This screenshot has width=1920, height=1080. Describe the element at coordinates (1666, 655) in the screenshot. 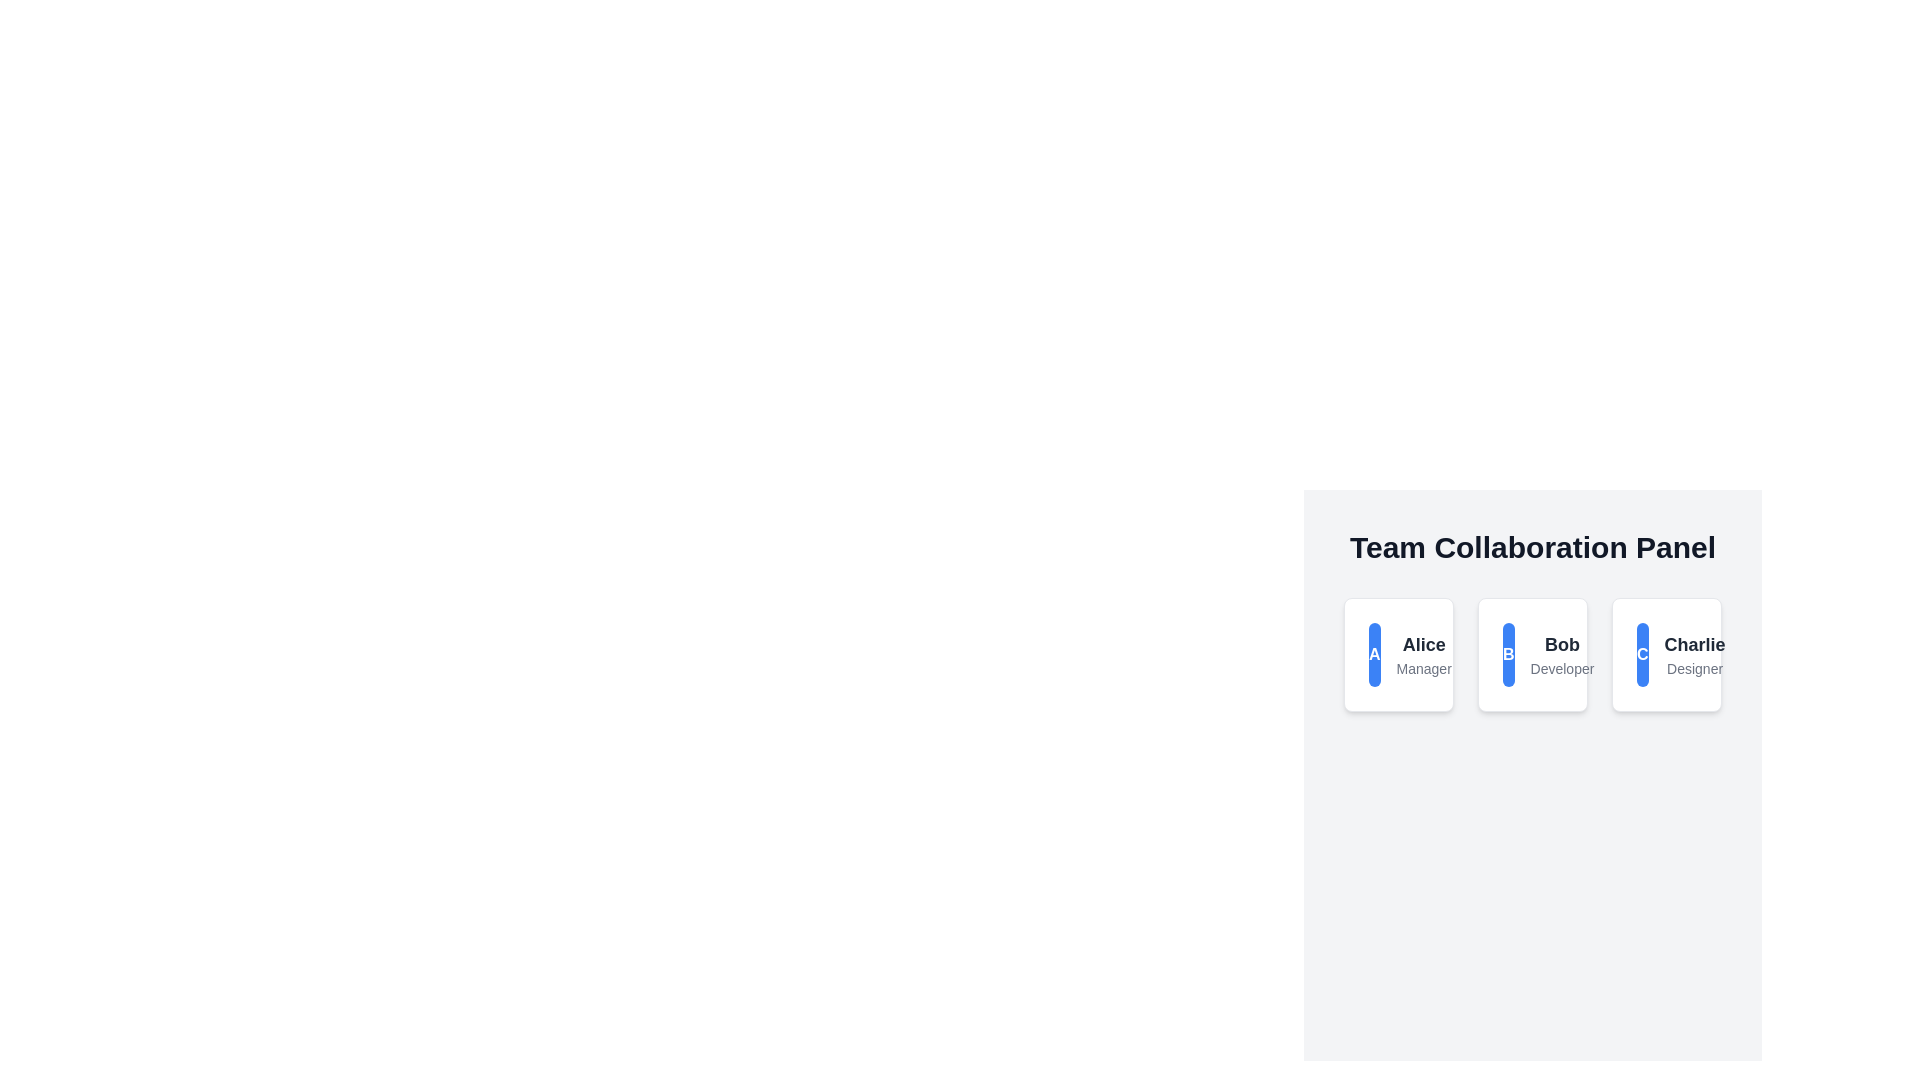

I see `the Informational Card featuring a circular blue icon with 'C' and text 'Charlie Designer' located in the Team Collaboration Panel` at that location.